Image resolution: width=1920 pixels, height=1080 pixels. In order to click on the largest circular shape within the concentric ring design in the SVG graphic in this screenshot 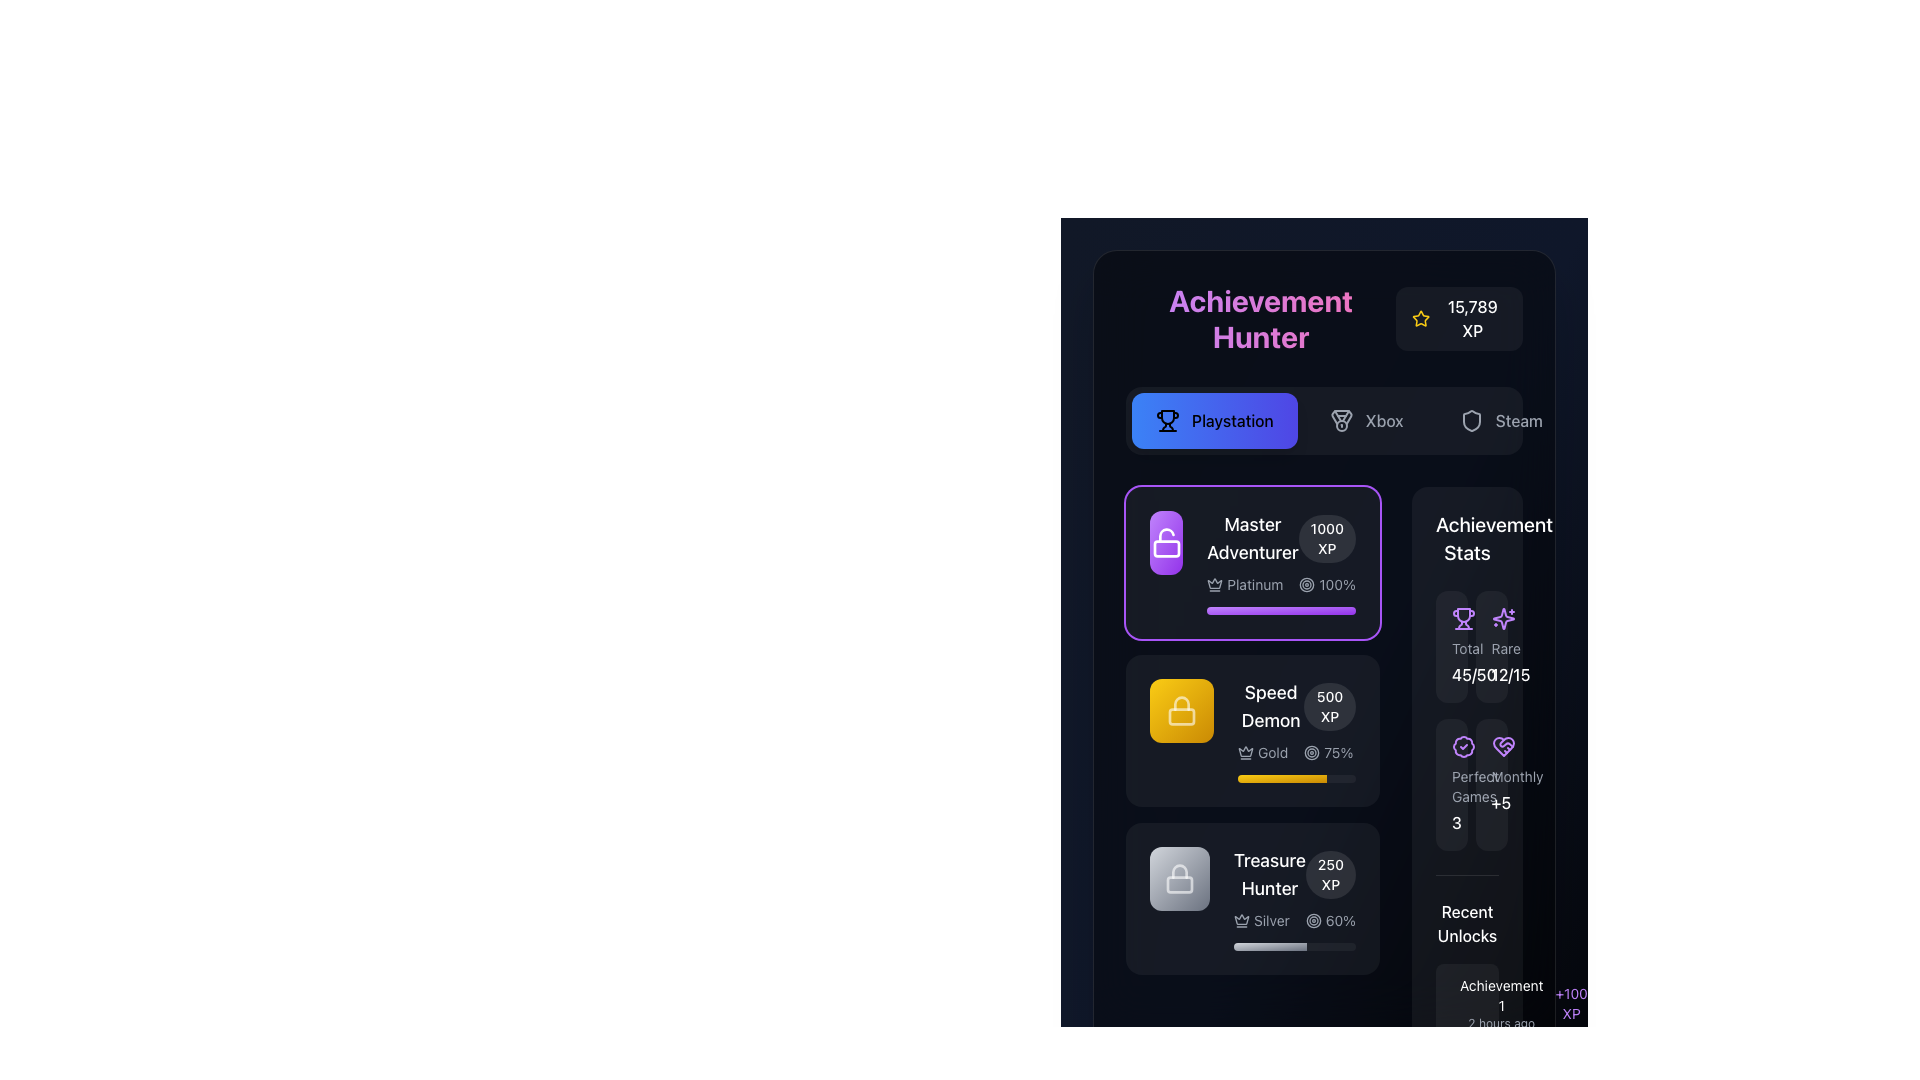, I will do `click(1313, 921)`.